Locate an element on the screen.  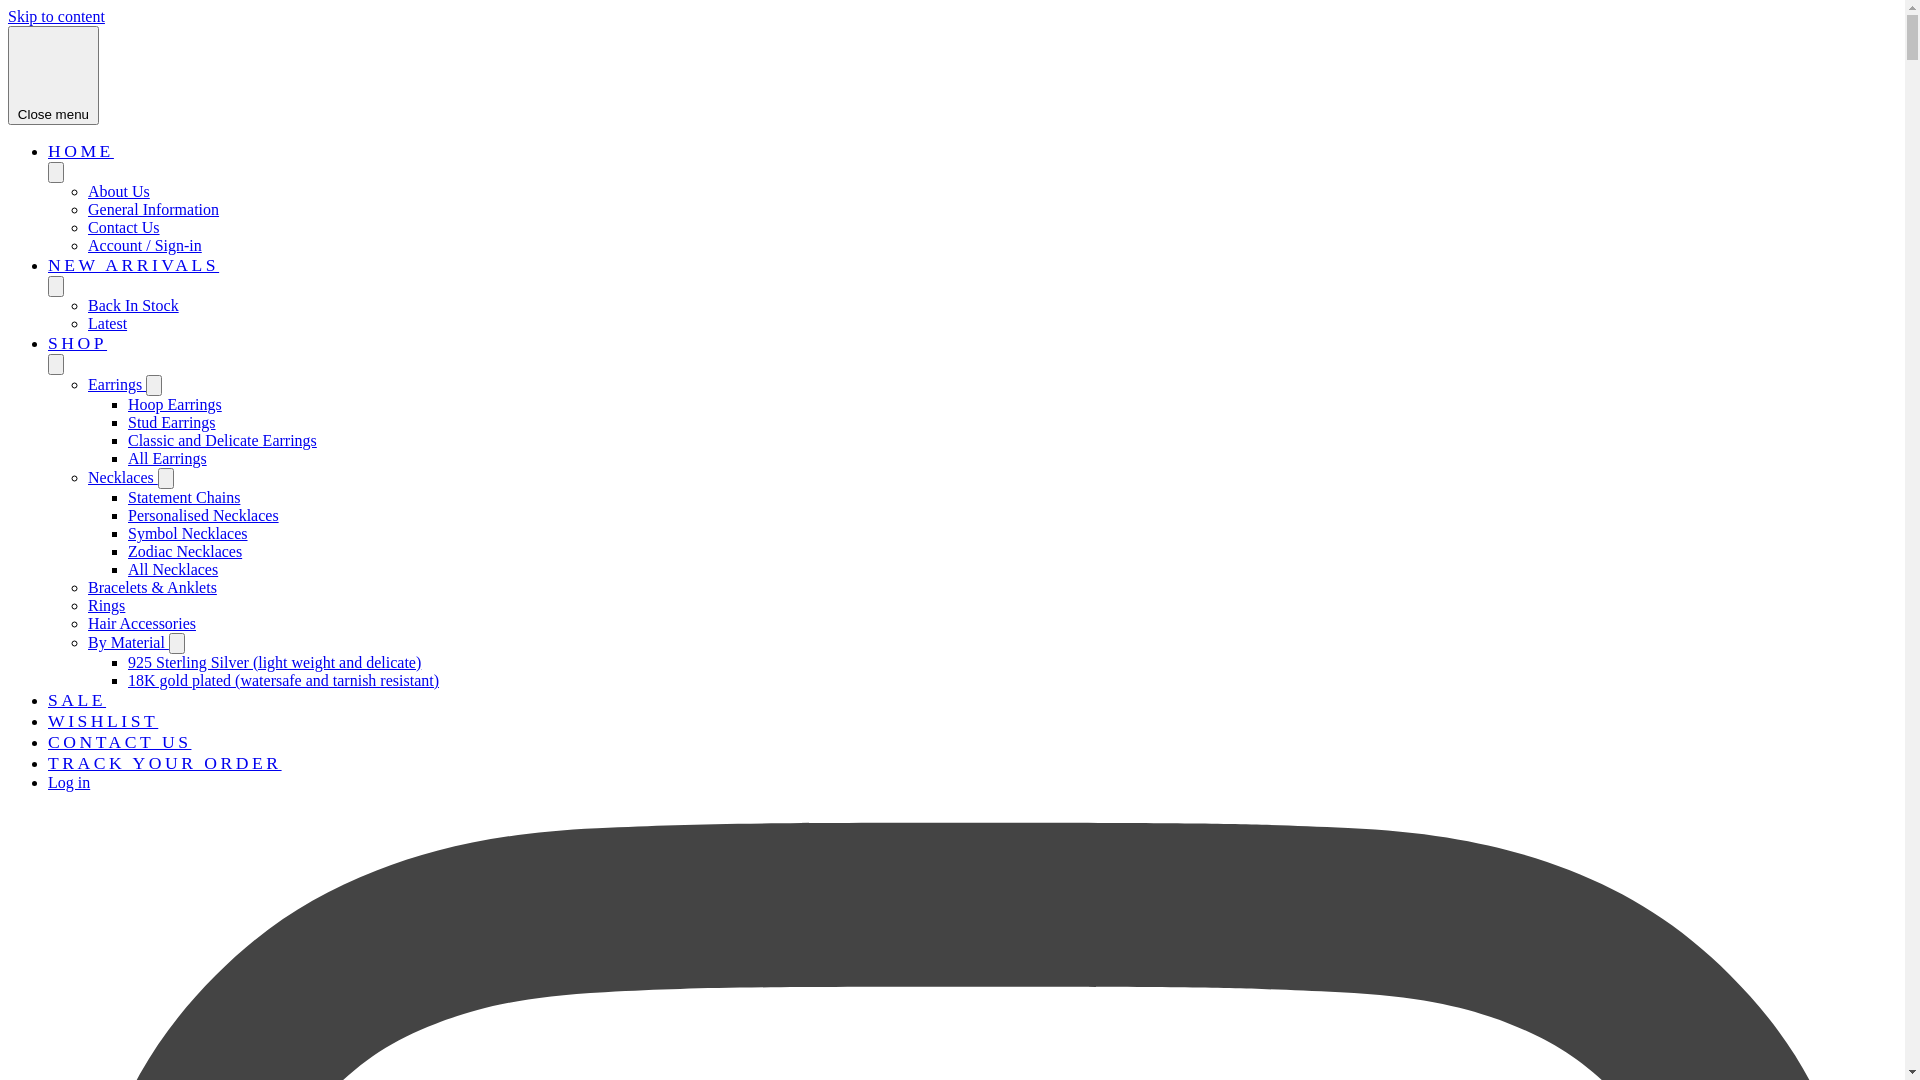
'18K gold plated (watersafe and tarnish resistant)' is located at coordinates (282, 679).